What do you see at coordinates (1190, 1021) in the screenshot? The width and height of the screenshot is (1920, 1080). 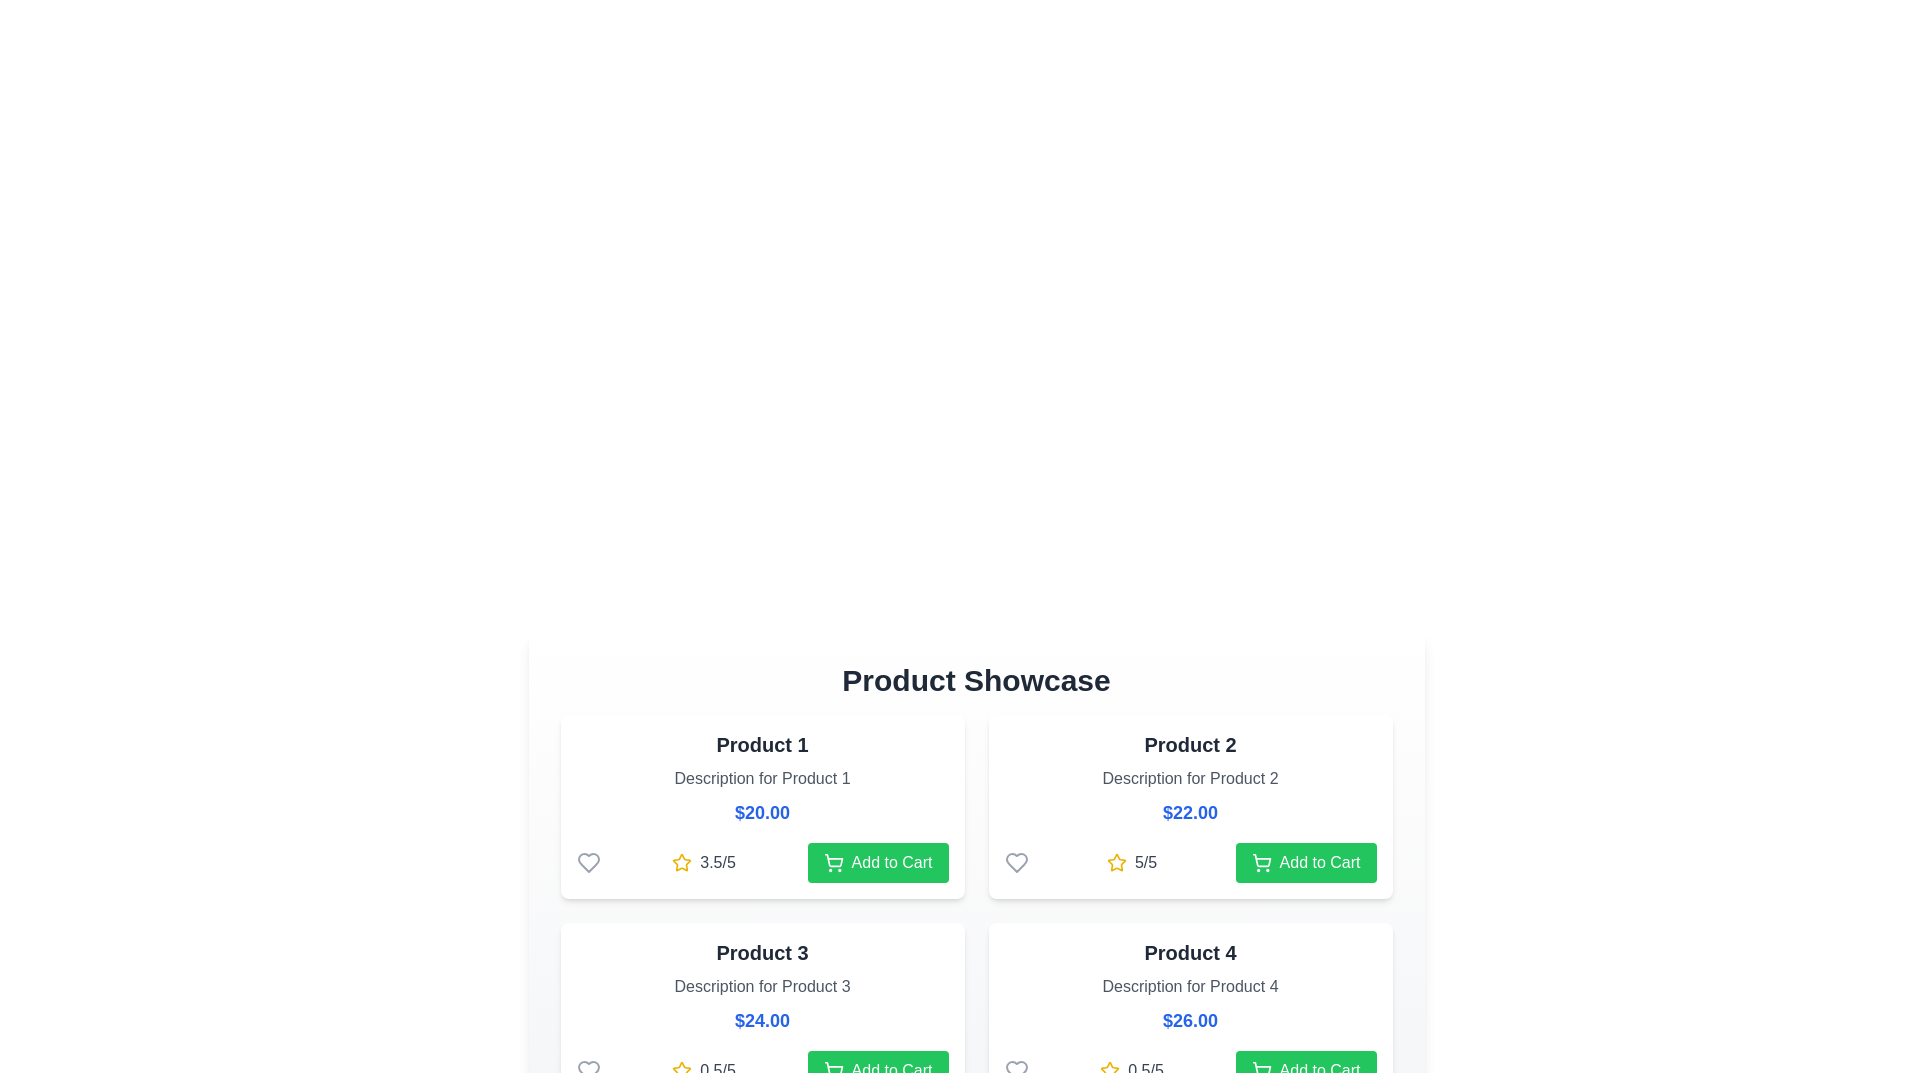 I see `text label displaying the price '$26.00' styled in blue with bold font, located below the product description in the fourth product card` at bounding box center [1190, 1021].